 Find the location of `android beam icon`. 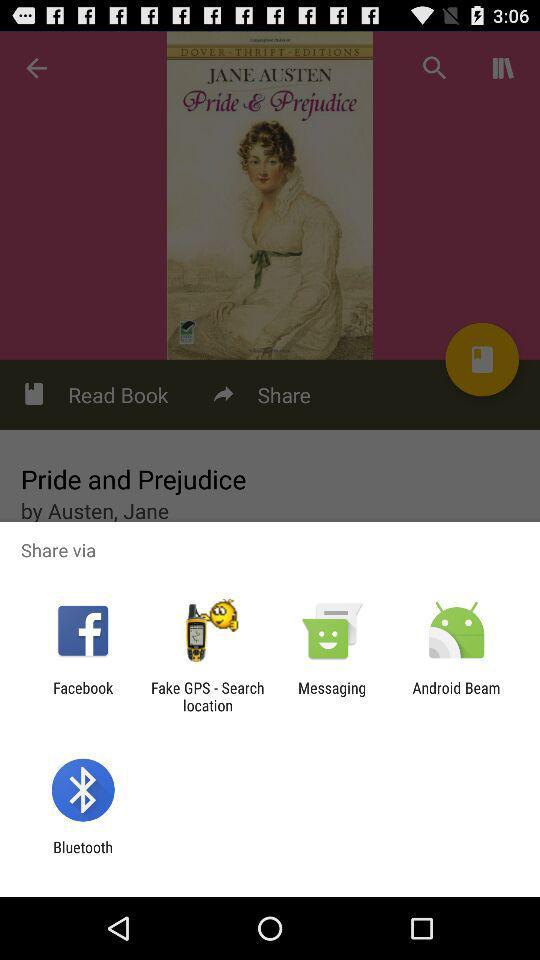

android beam icon is located at coordinates (456, 696).